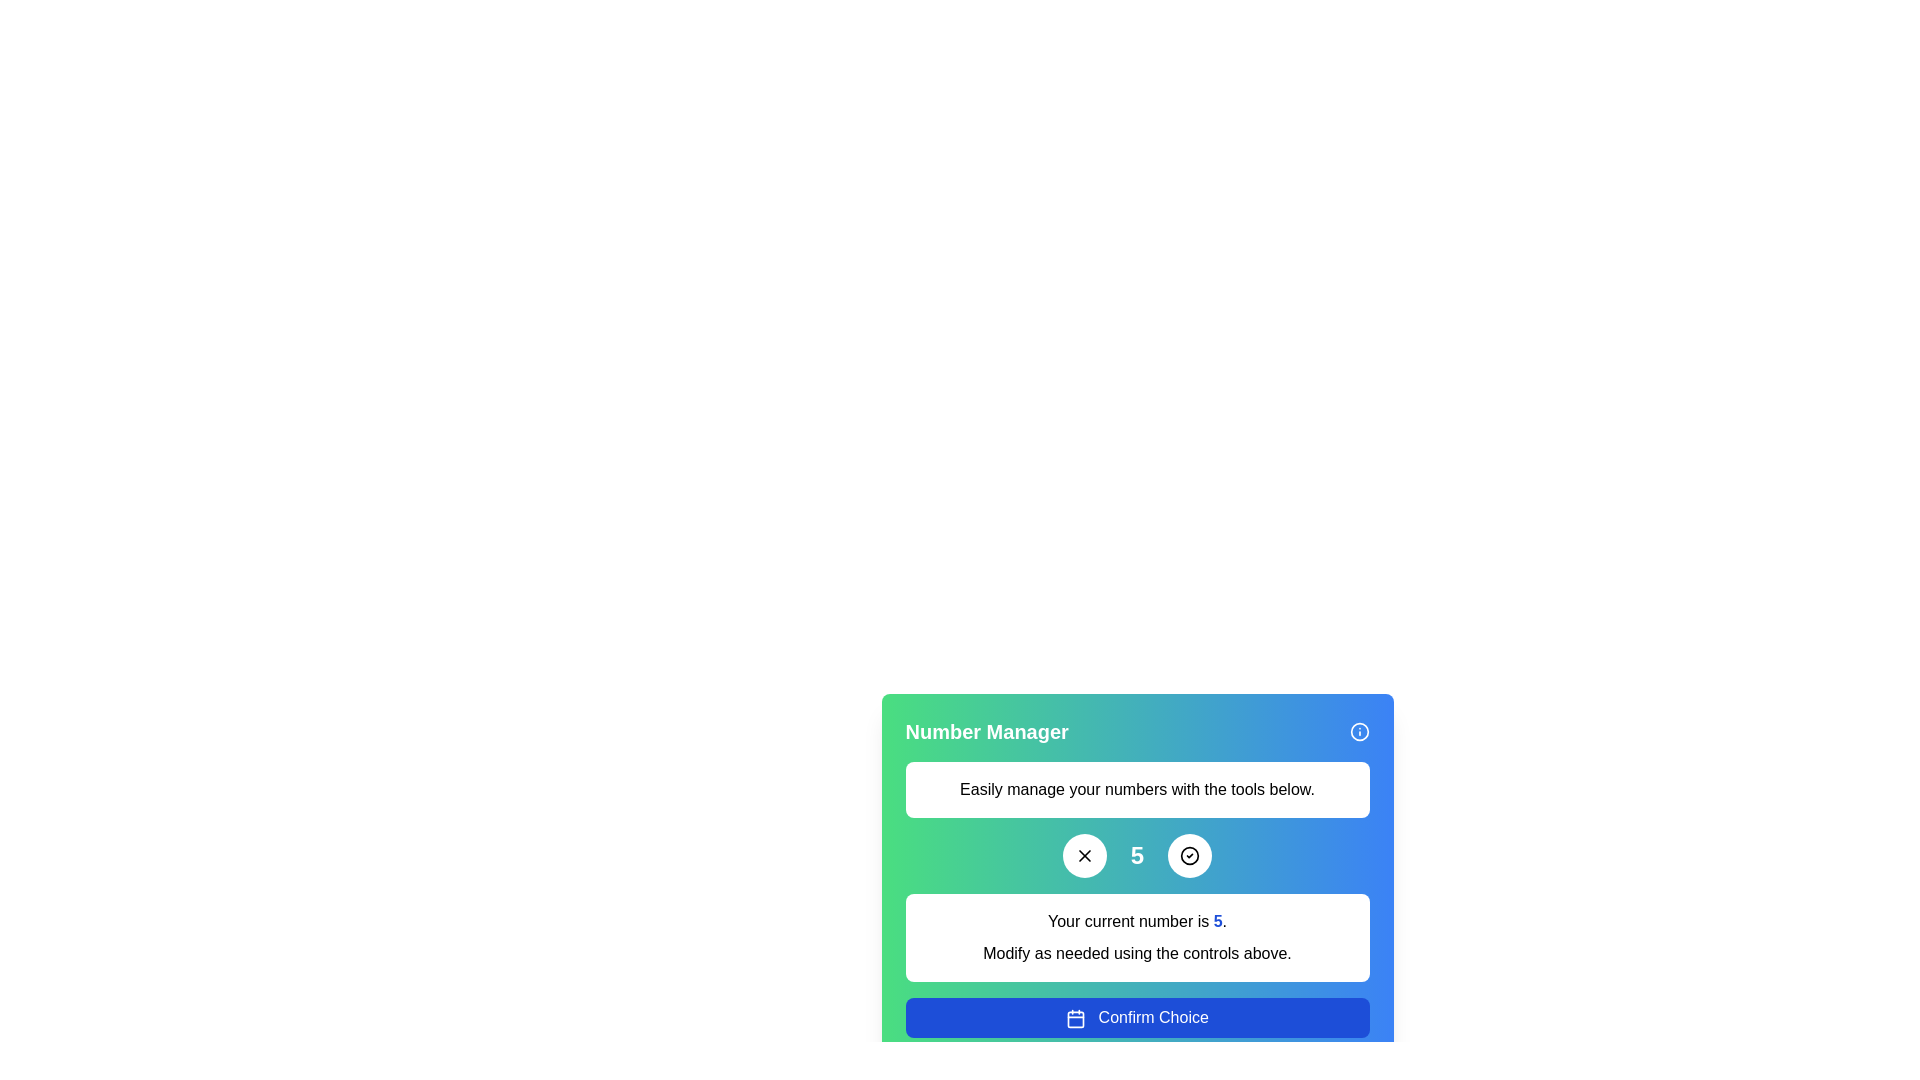 Image resolution: width=1920 pixels, height=1080 pixels. Describe the element at coordinates (1217, 921) in the screenshot. I see `the bold, blue-colored number '5' within the sentence 'Your current number is 5.'` at that location.